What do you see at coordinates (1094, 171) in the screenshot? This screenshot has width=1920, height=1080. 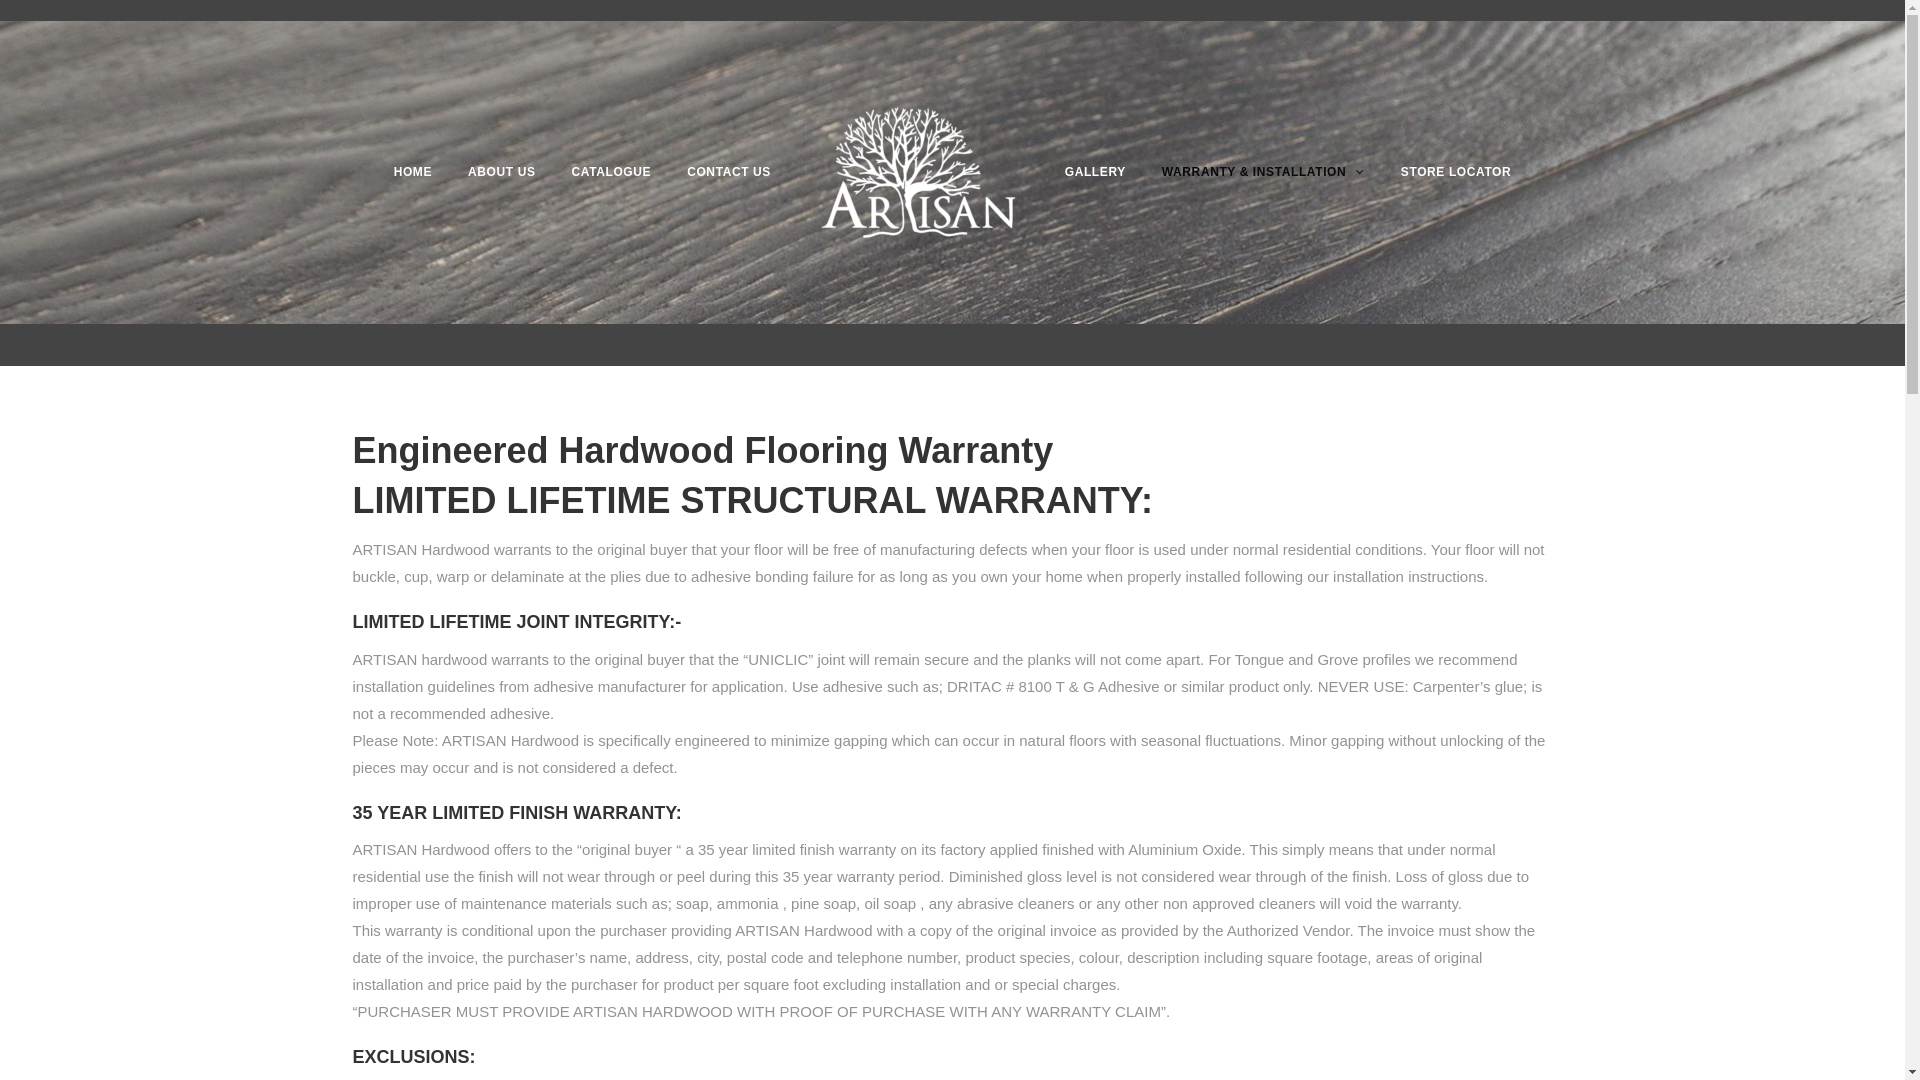 I see `'GALLERY'` at bounding box center [1094, 171].